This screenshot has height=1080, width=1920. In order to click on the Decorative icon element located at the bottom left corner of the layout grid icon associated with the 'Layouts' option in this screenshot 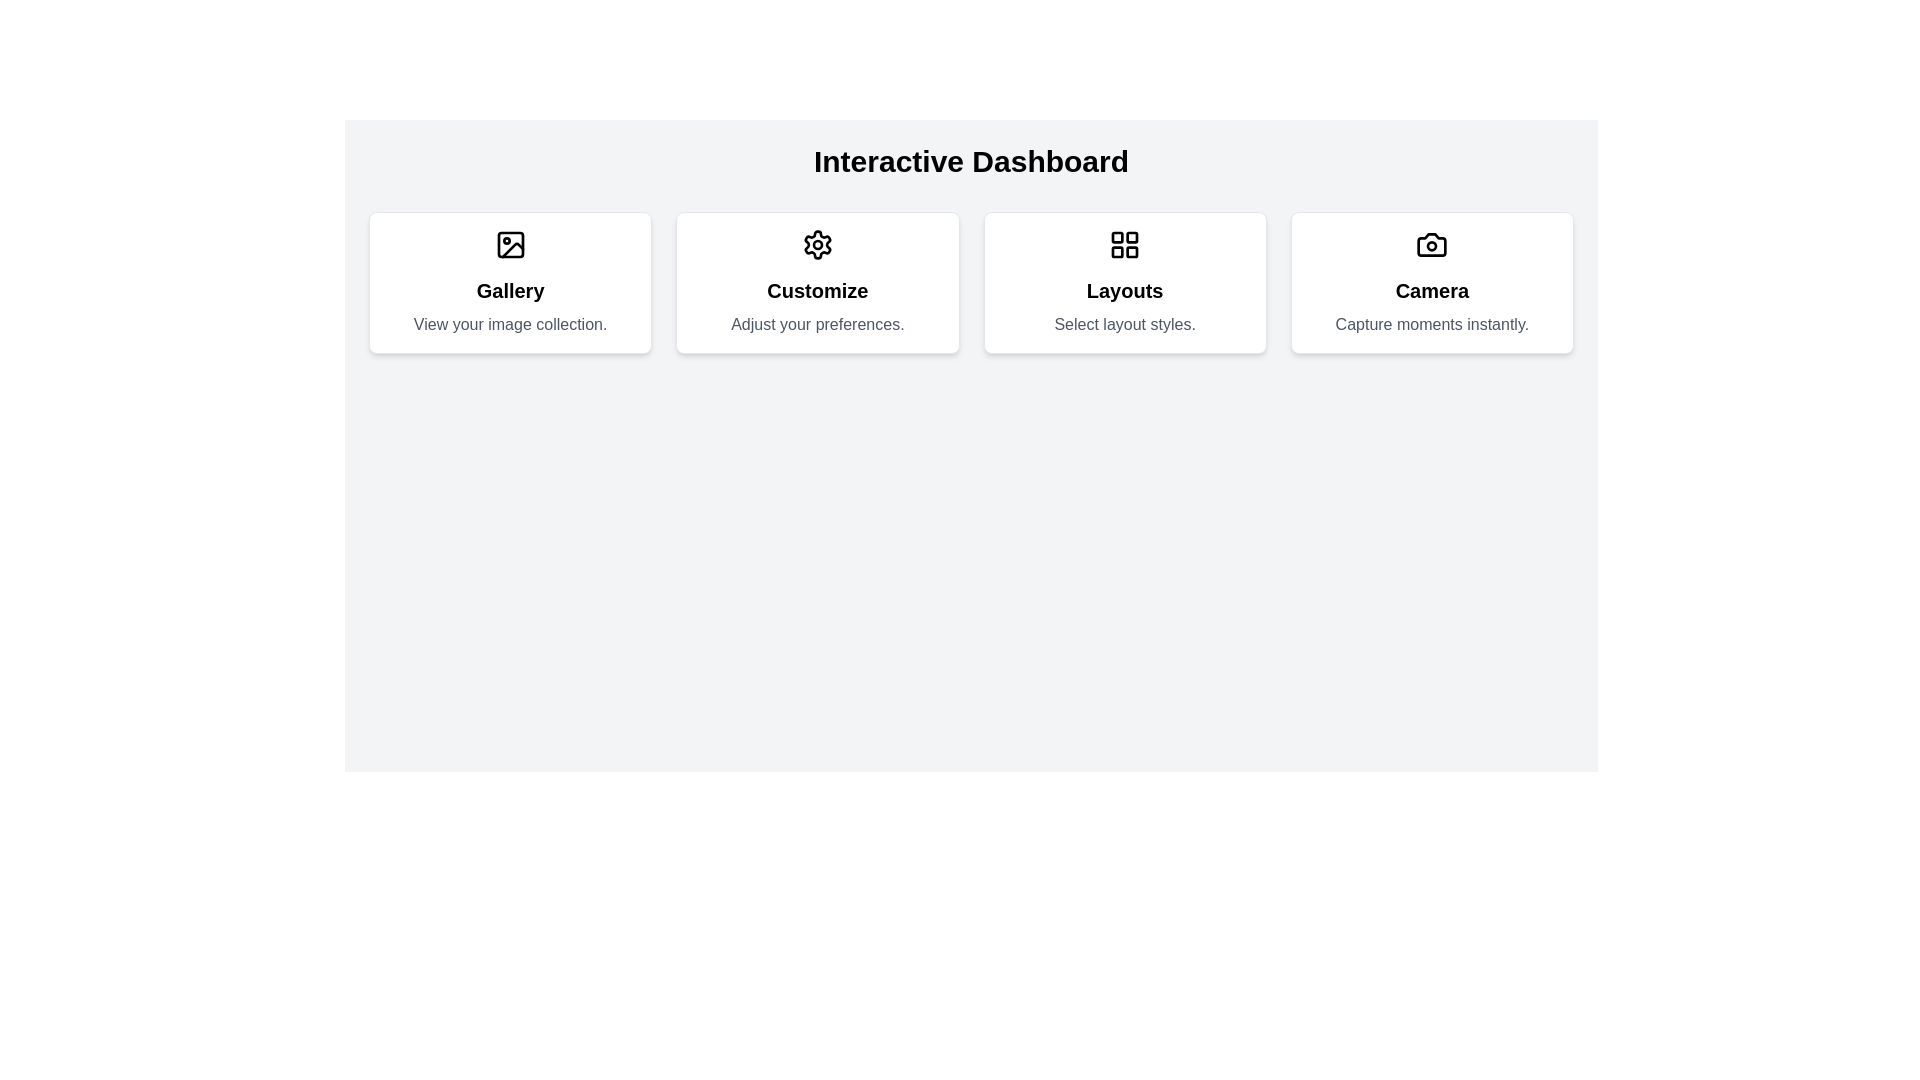, I will do `click(1116, 251)`.